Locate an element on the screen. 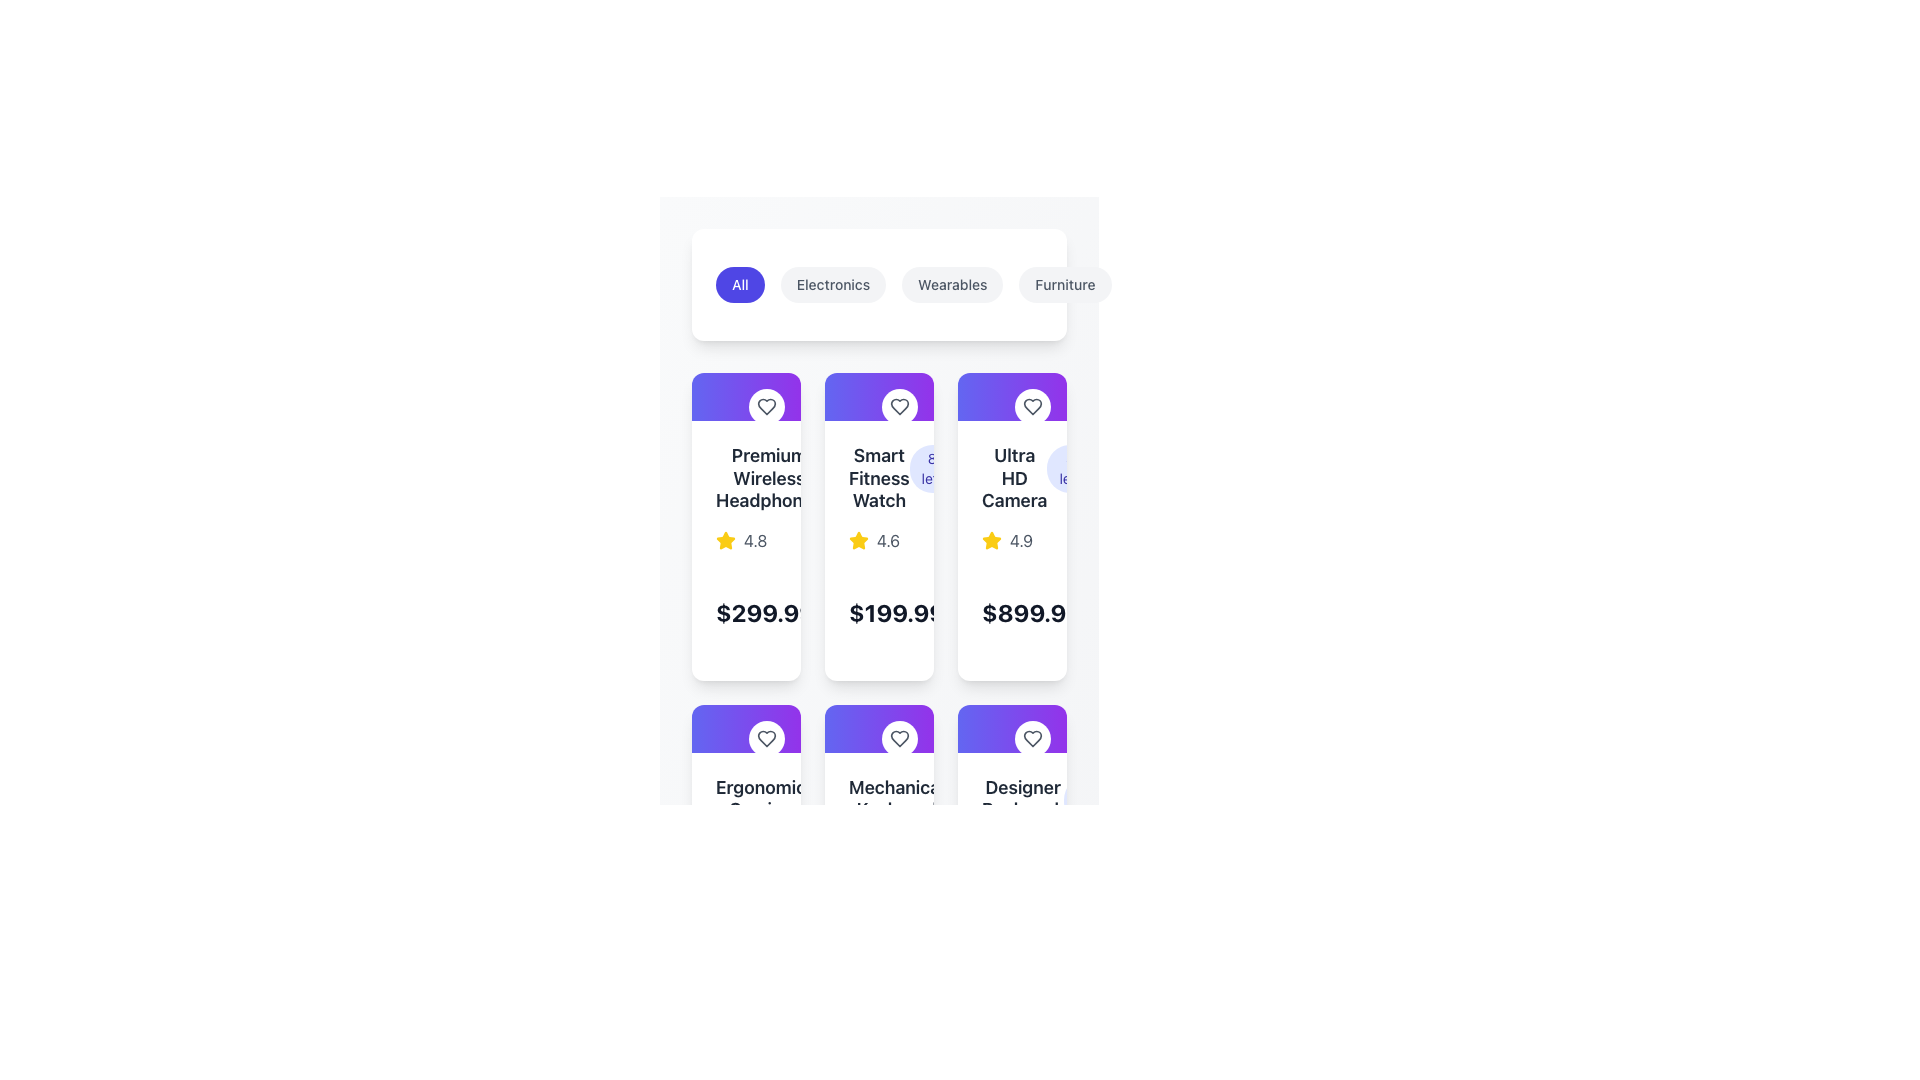  text display showing 'Ergonomic Gaming Chair' and '12 left' for product availability information is located at coordinates (745, 810).